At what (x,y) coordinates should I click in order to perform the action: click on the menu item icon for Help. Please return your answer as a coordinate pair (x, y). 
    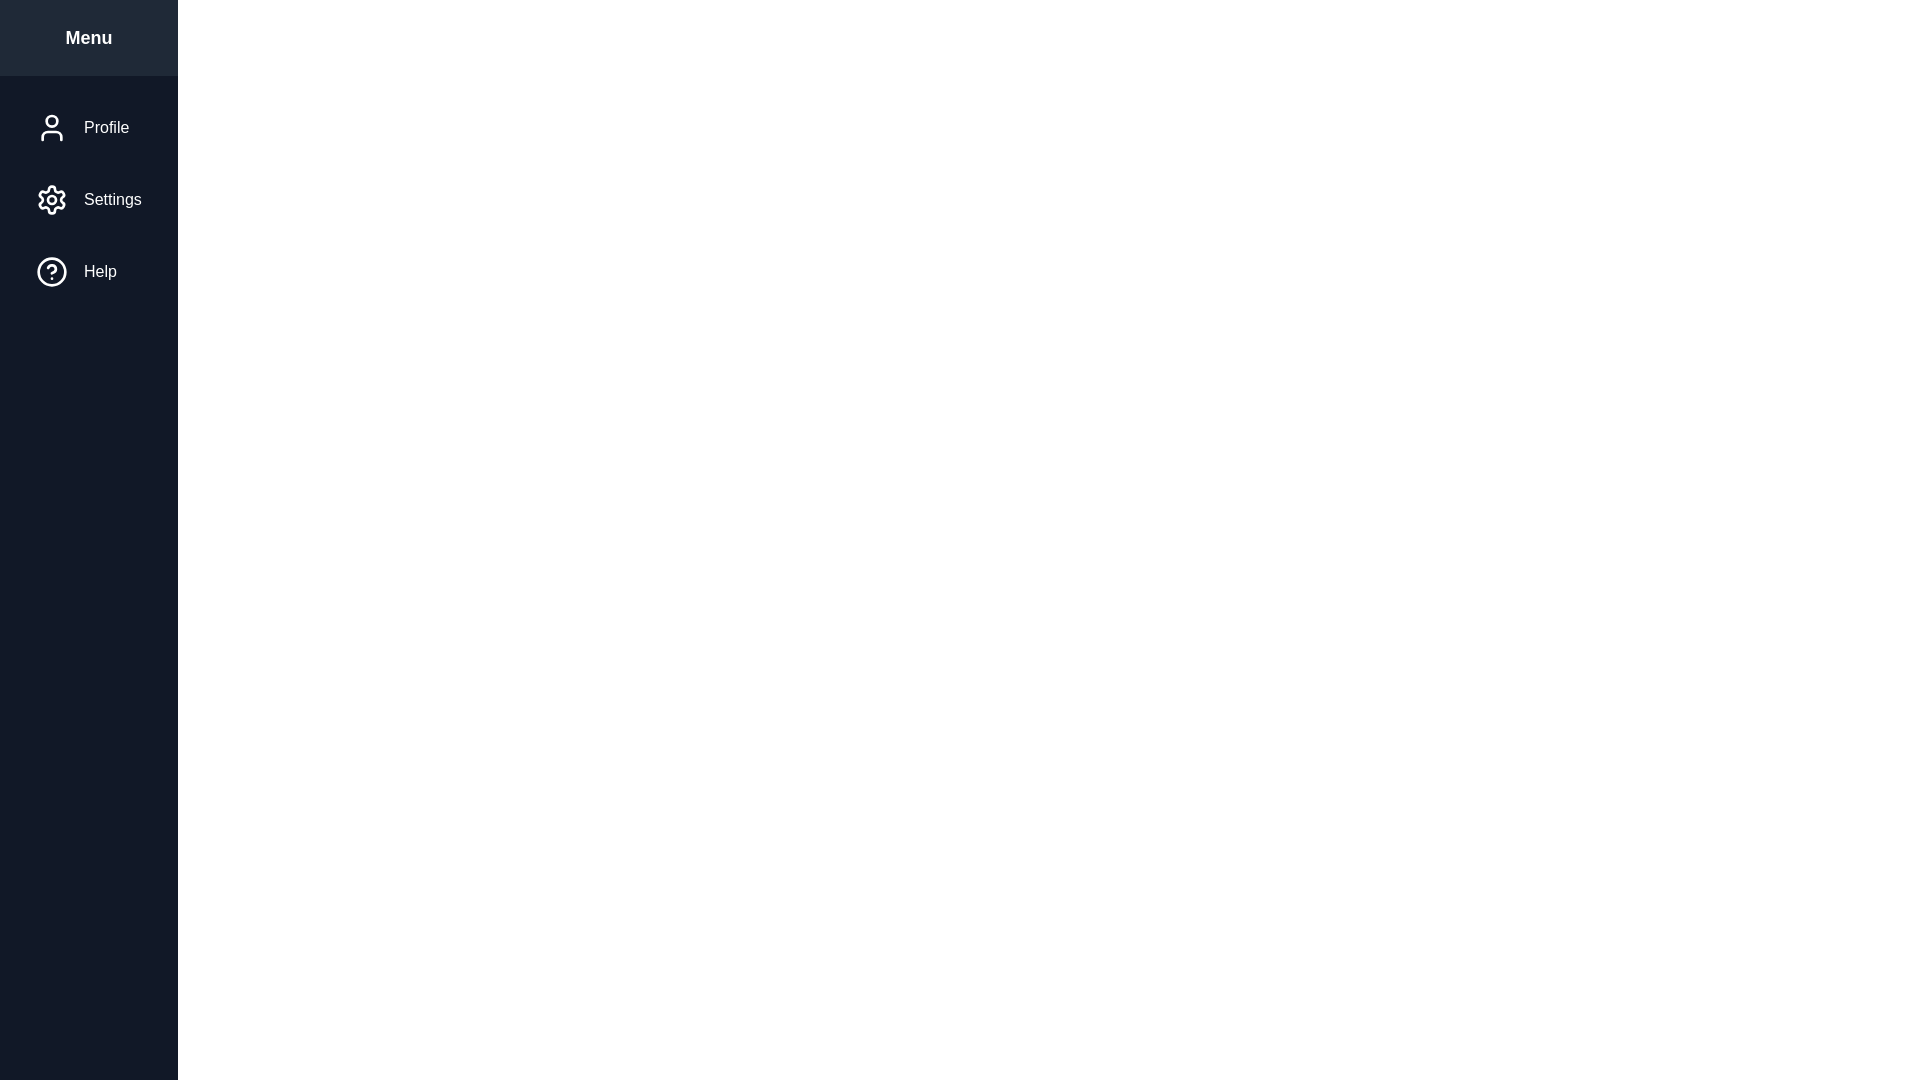
    Looking at the image, I should click on (52, 272).